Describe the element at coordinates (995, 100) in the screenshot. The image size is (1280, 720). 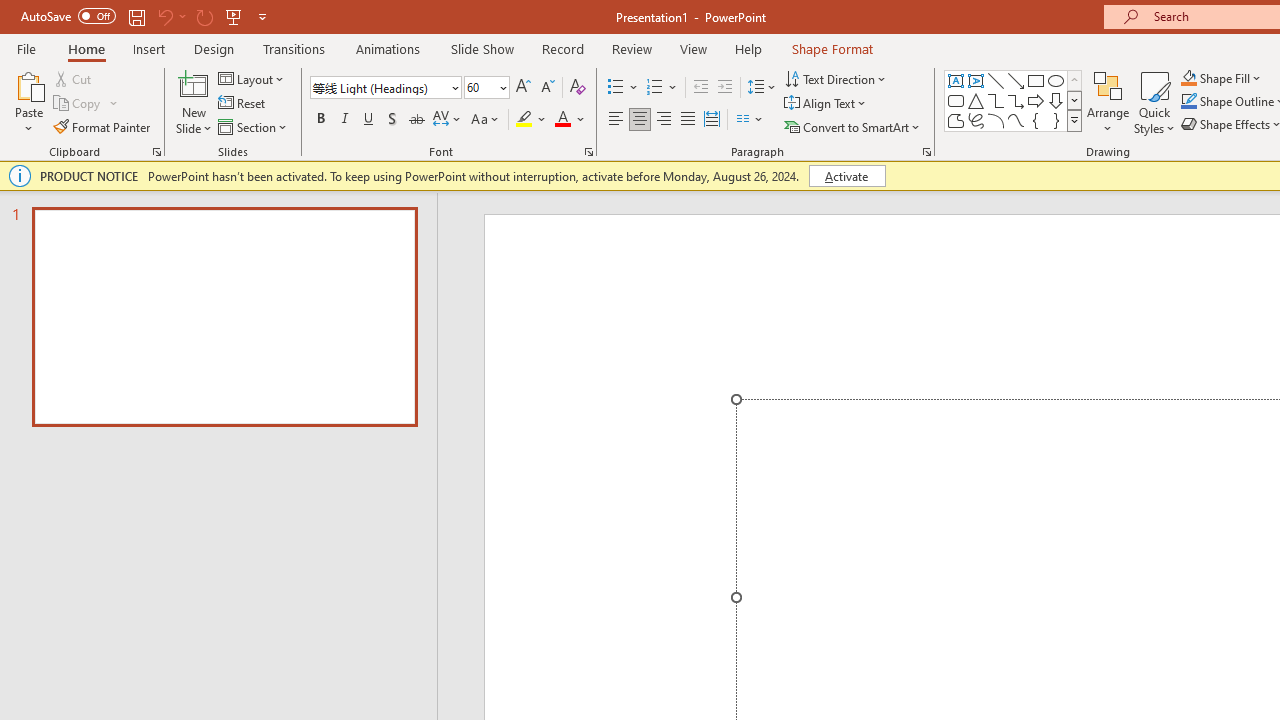
I see `'Connector: Elbow'` at that location.